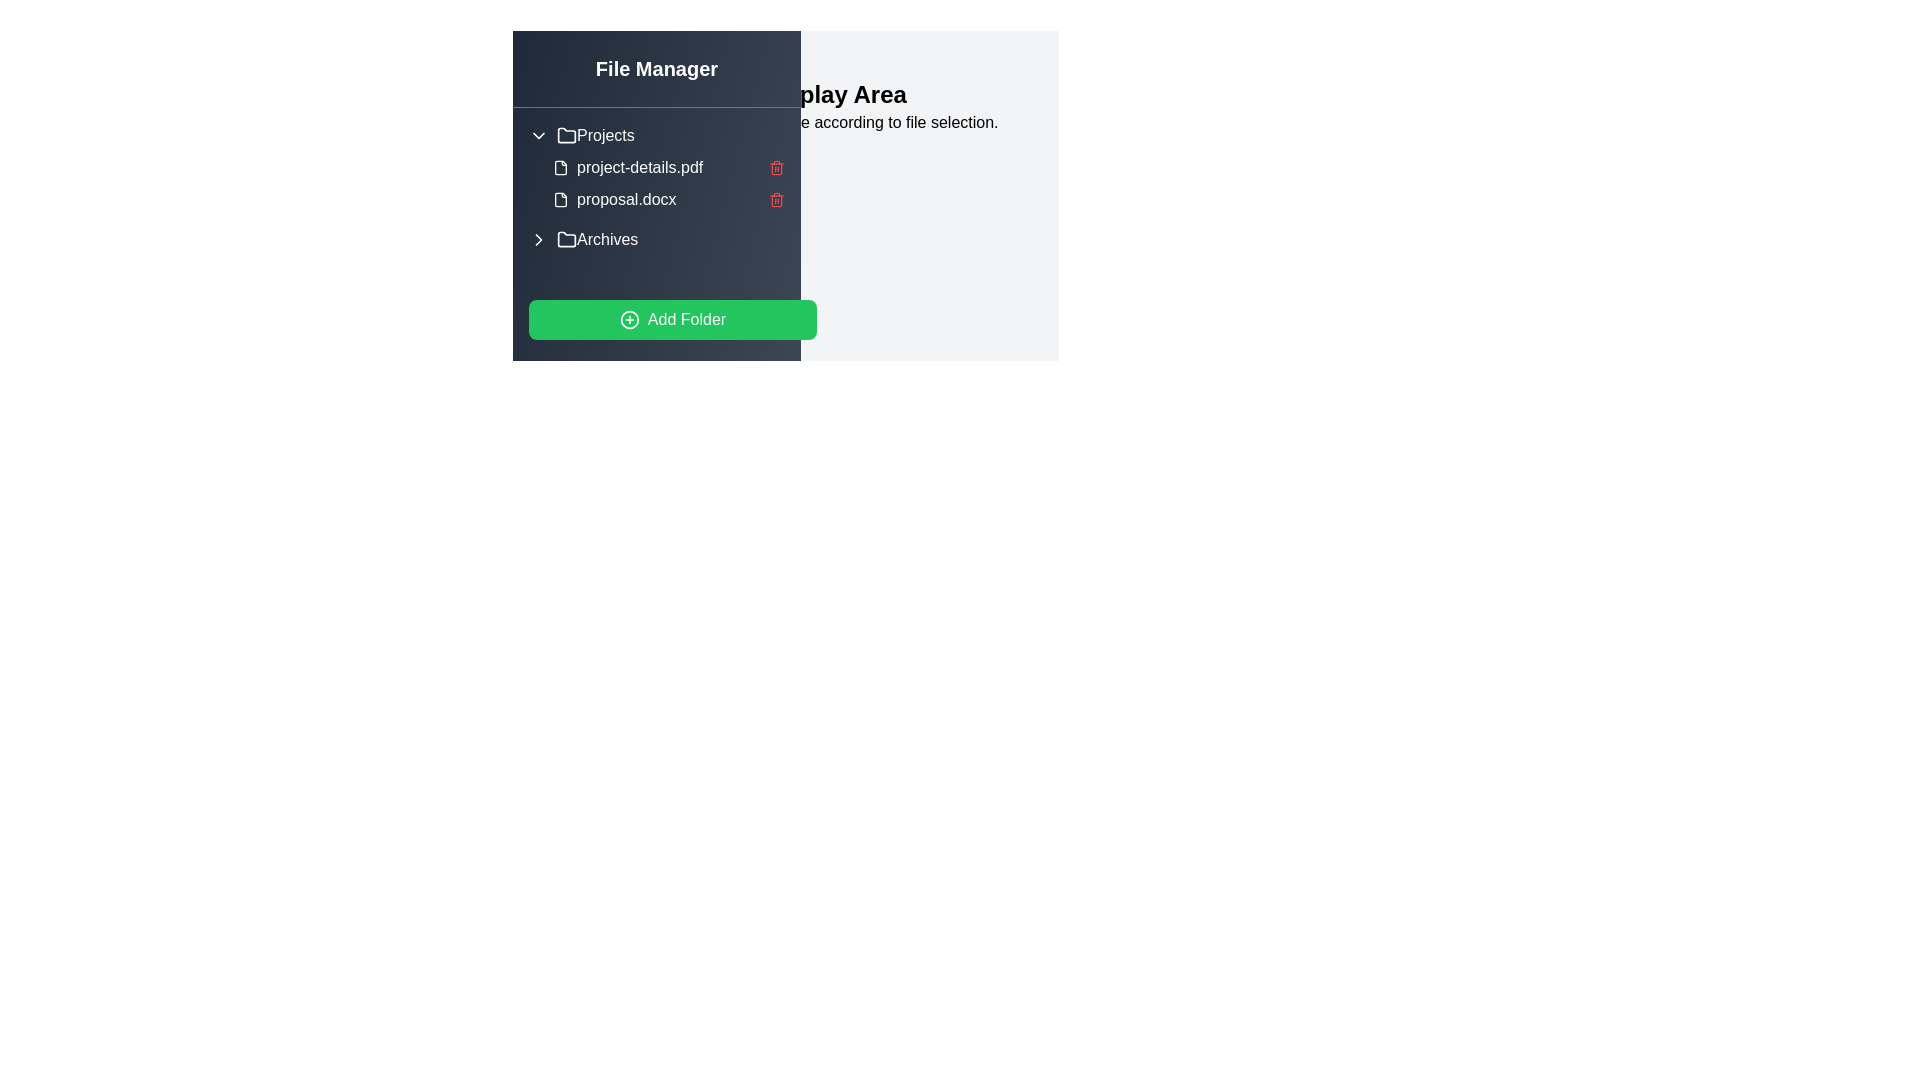 The image size is (1920, 1080). I want to click on the simplistic file icon representing 'project-details.pdf' in the 'File Manager' sidebar to observe the associated file details, so click(560, 167).